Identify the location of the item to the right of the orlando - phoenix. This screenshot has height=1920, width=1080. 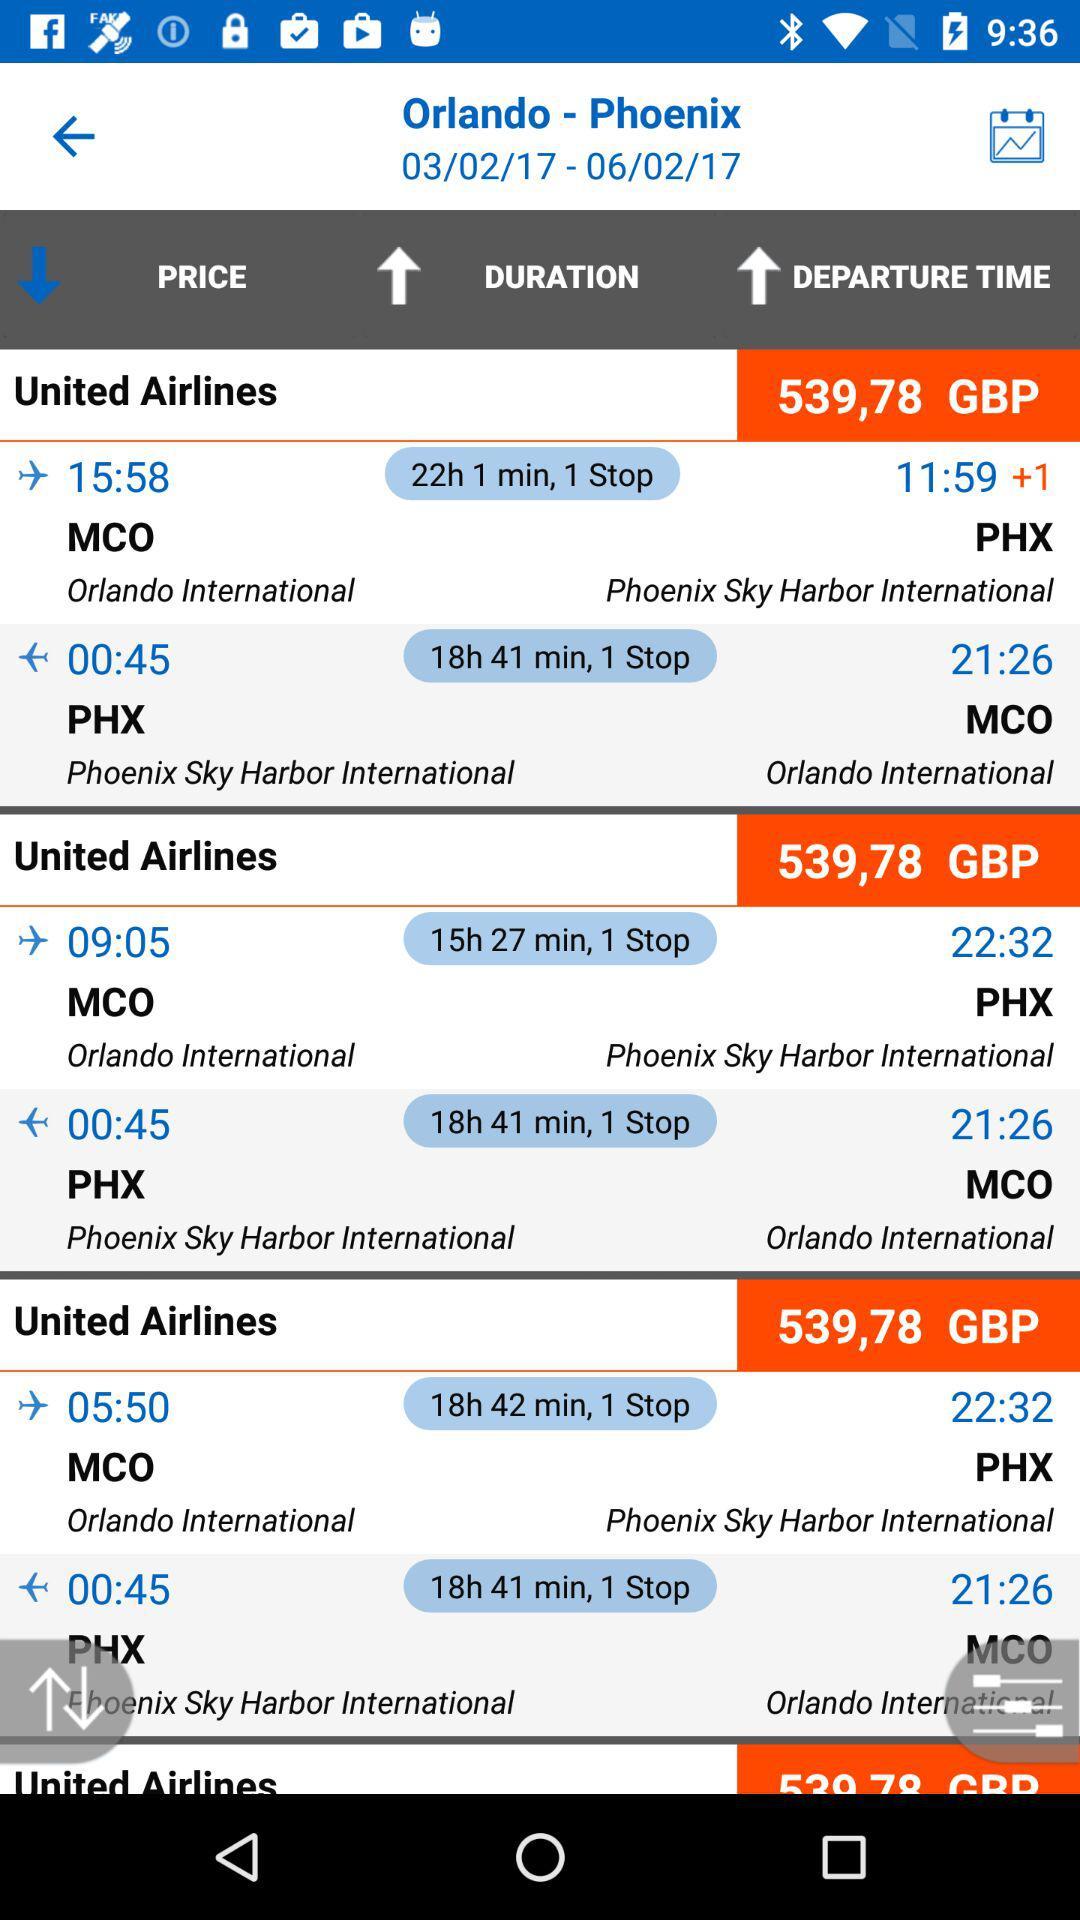
(1017, 135).